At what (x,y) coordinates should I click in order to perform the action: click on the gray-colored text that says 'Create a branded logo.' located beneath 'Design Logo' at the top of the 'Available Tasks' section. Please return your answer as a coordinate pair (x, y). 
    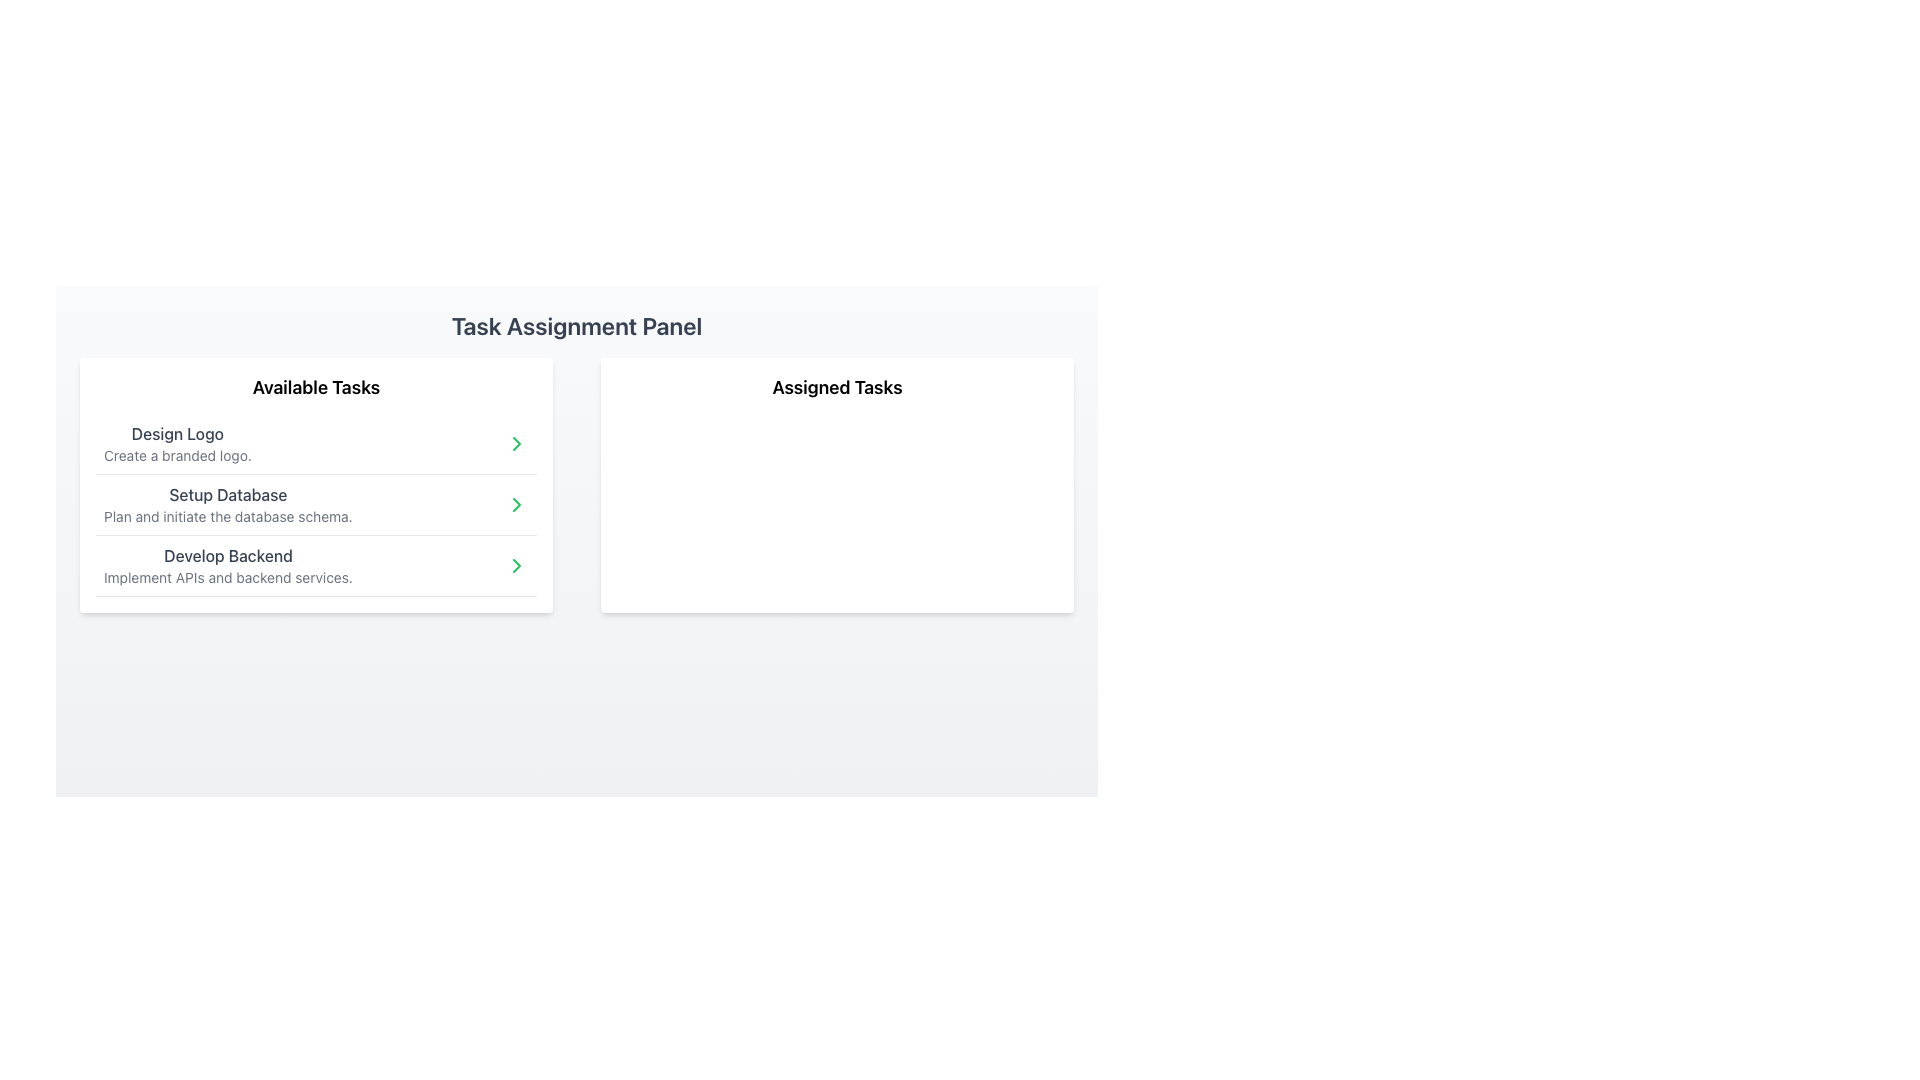
    Looking at the image, I should click on (177, 455).